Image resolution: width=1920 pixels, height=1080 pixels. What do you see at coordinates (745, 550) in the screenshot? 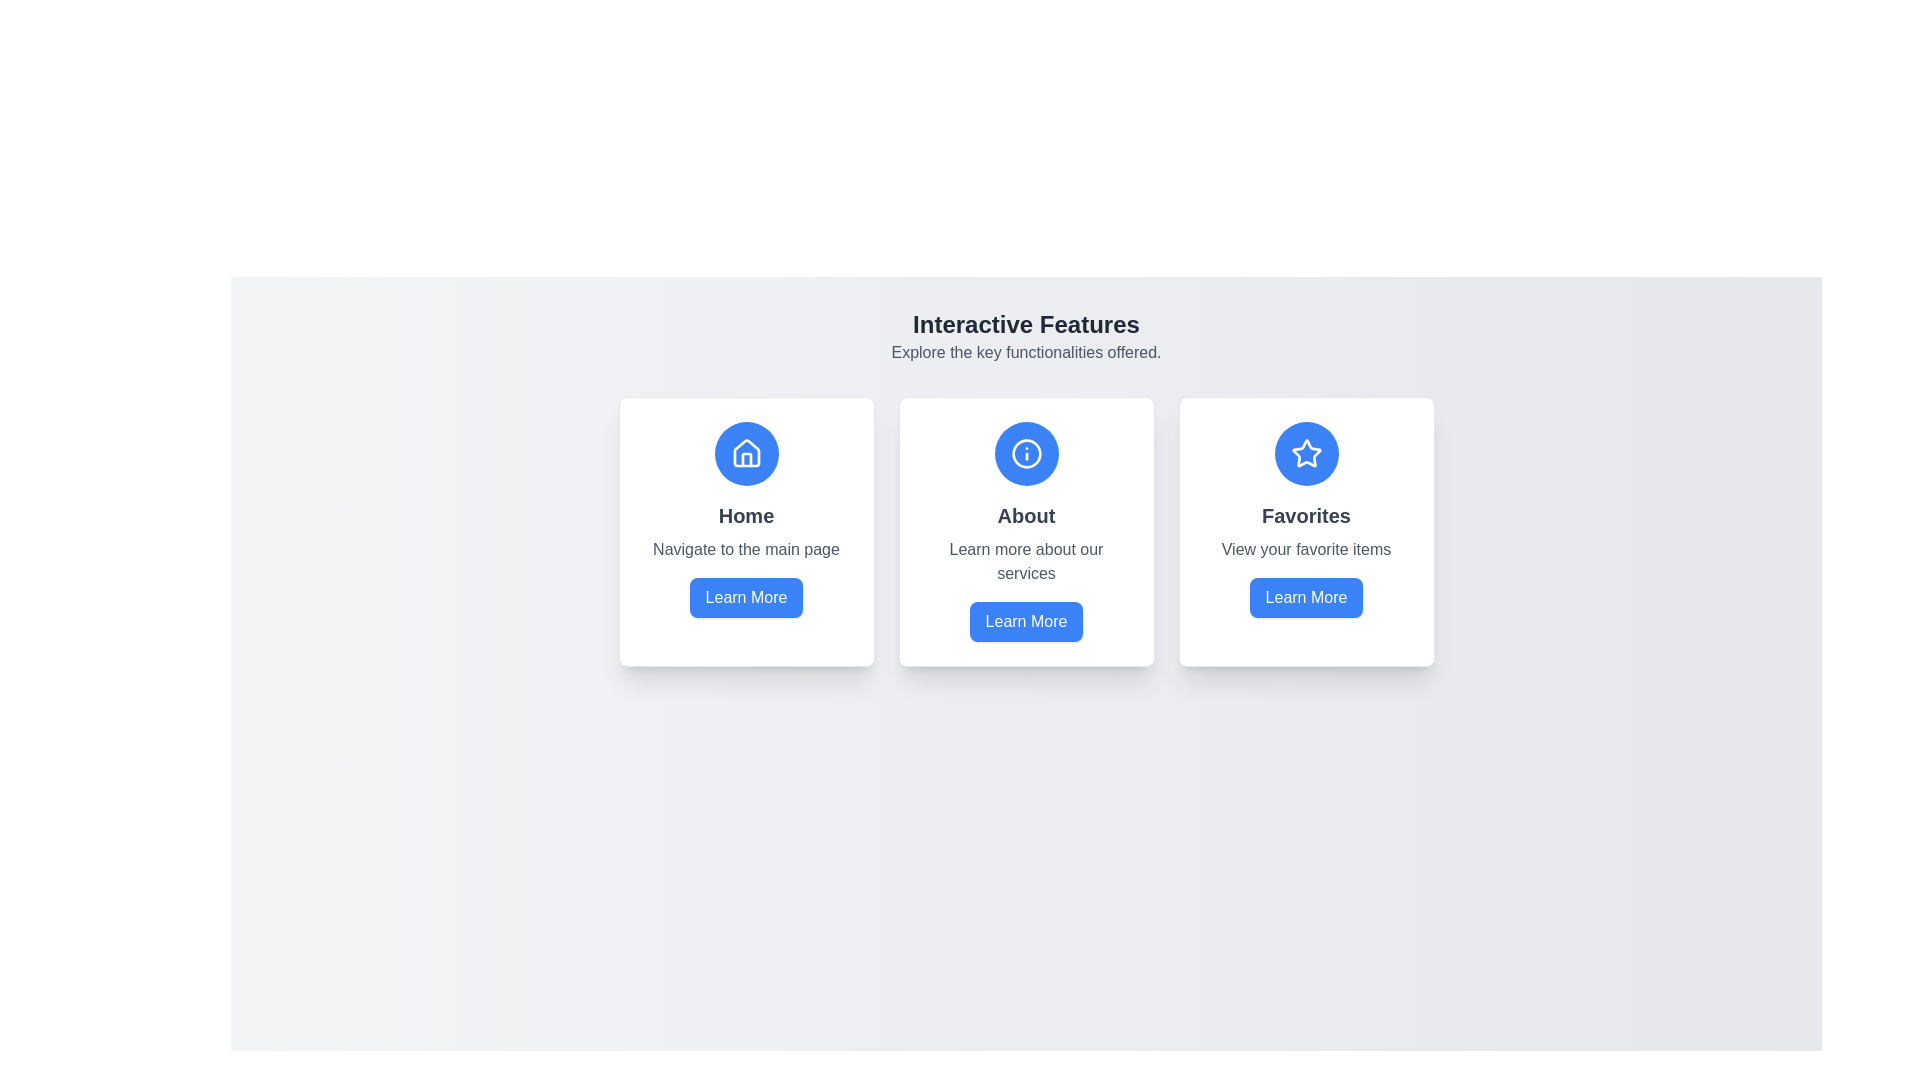
I see `the Text Label that provides navigation instructions, located below the 'Home' title and above the 'Learn More' button in the left card of the three-card layout` at bounding box center [745, 550].